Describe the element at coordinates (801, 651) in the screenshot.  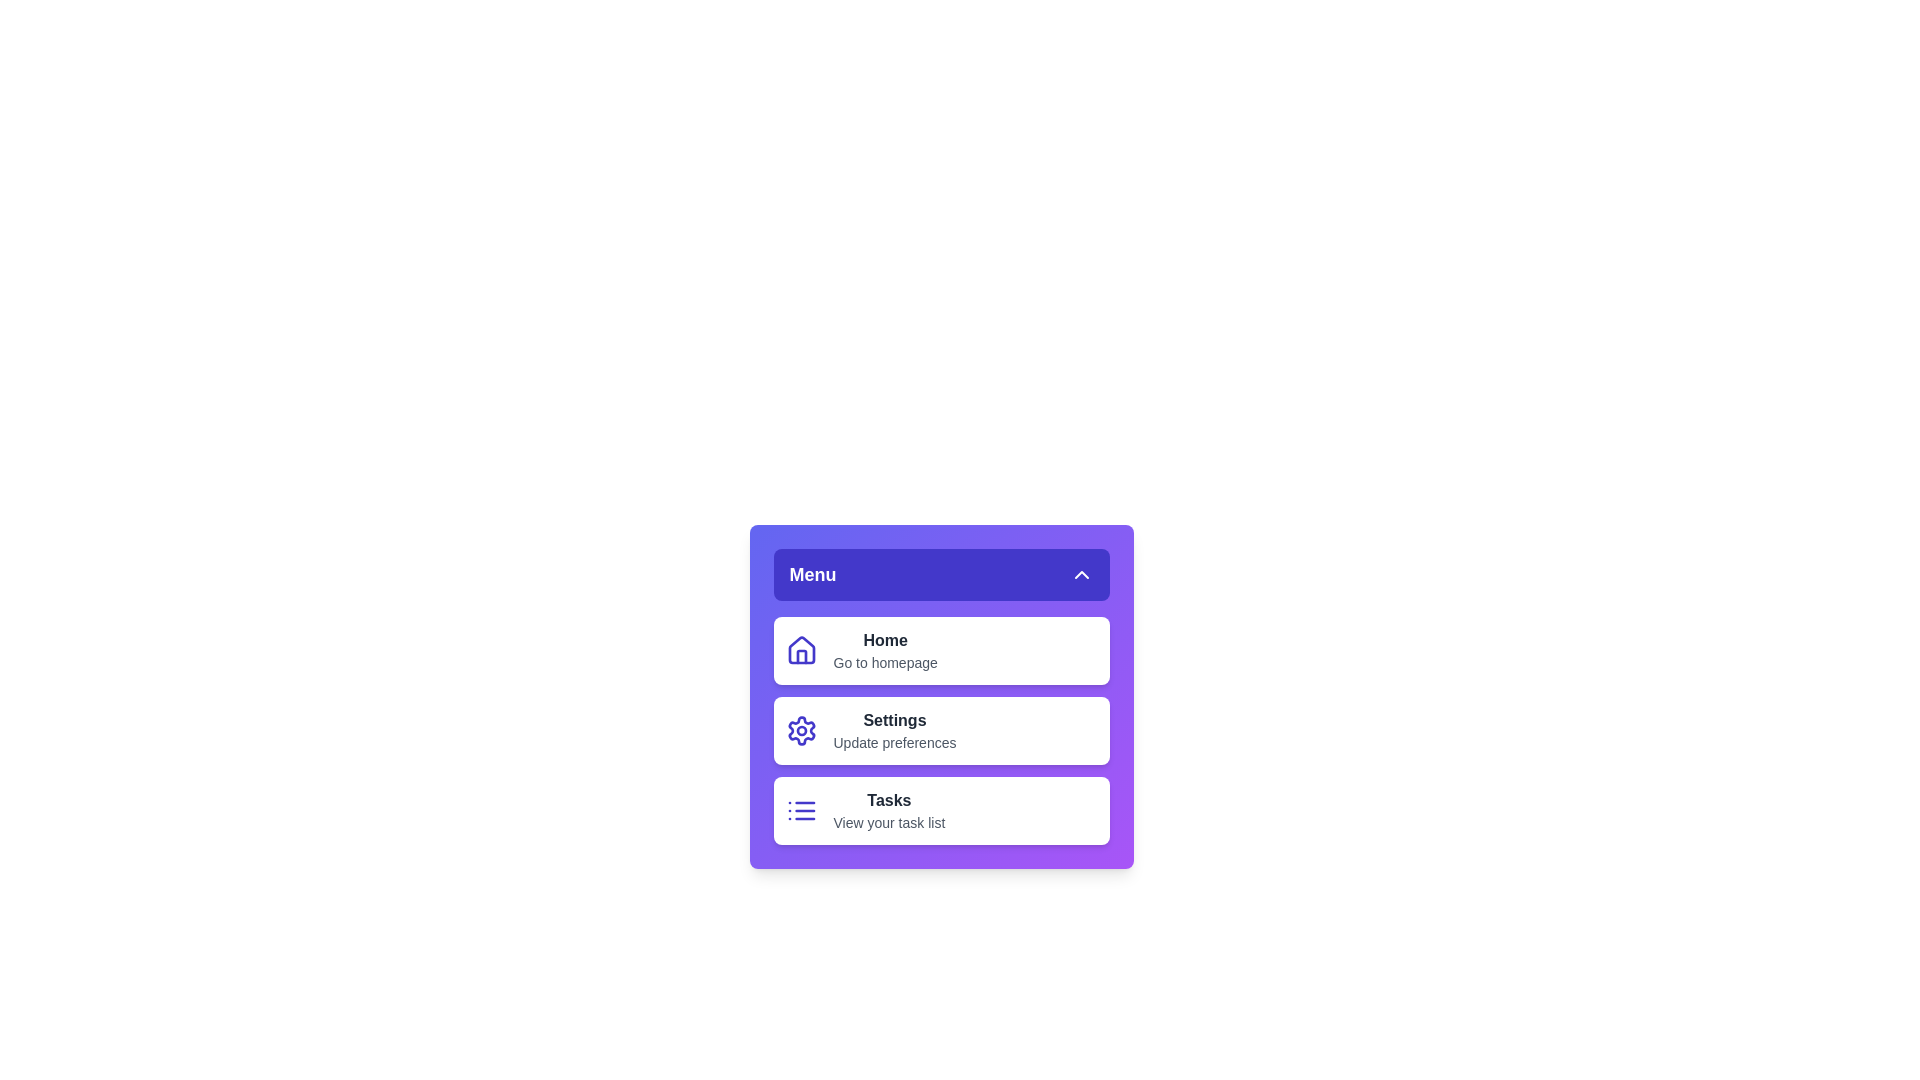
I see `the Home icon to inspect its visual feedback` at that location.